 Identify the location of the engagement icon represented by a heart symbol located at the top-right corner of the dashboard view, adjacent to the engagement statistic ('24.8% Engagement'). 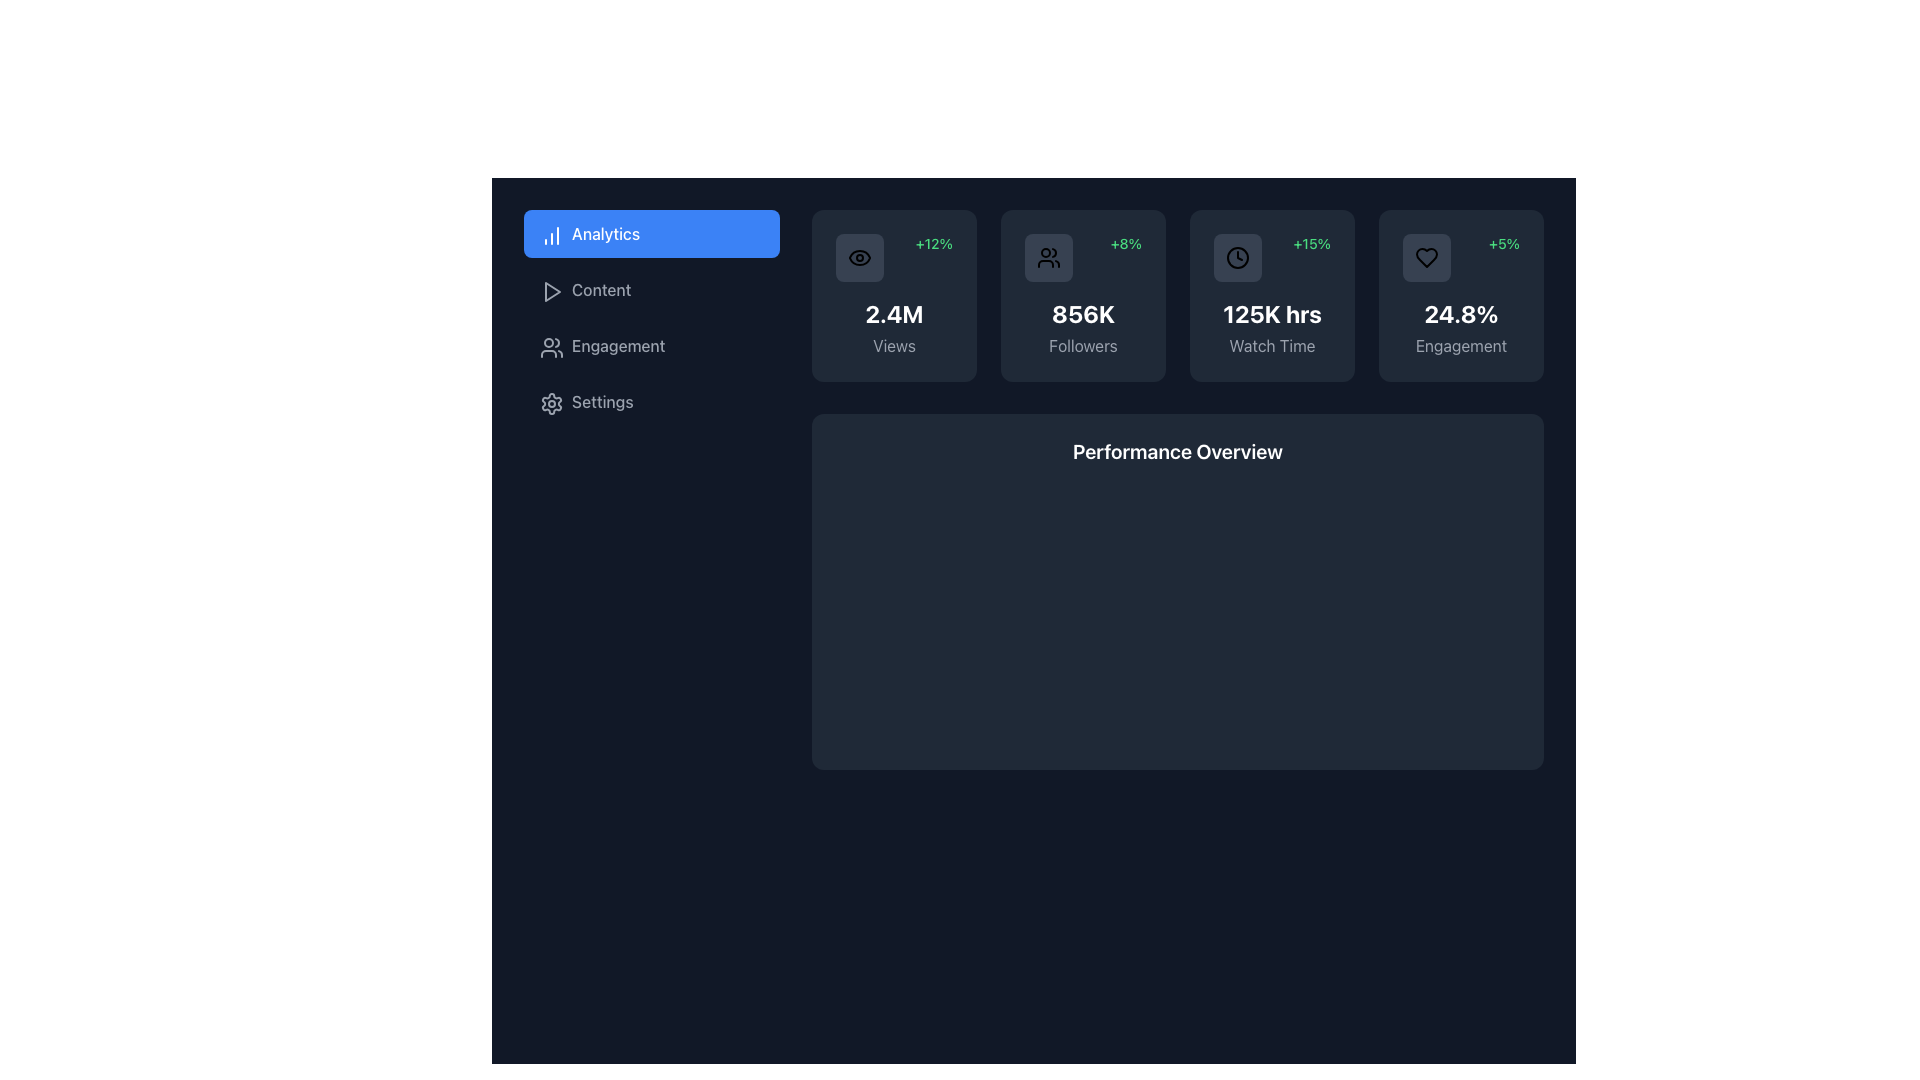
(1425, 257).